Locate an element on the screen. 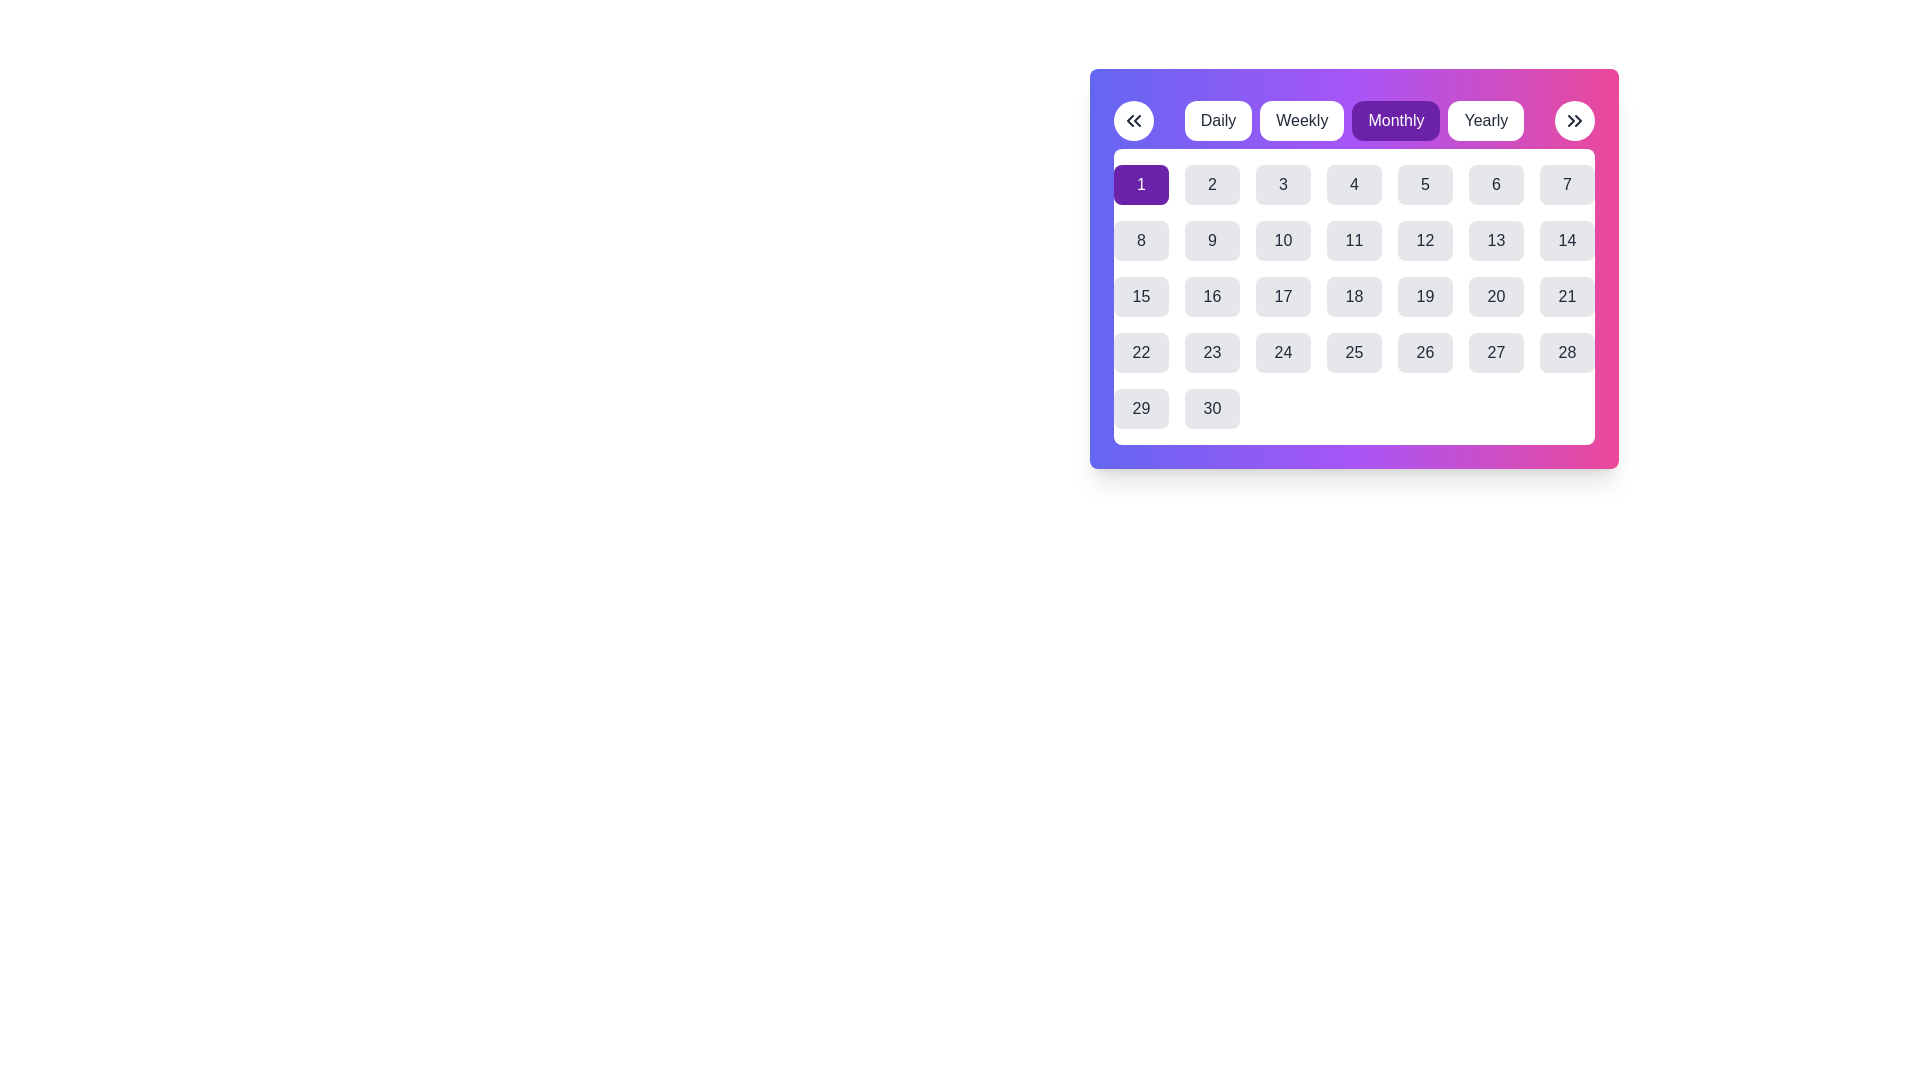 The width and height of the screenshot is (1920, 1080). the button labeled '22' in the calendar grid is located at coordinates (1141, 352).